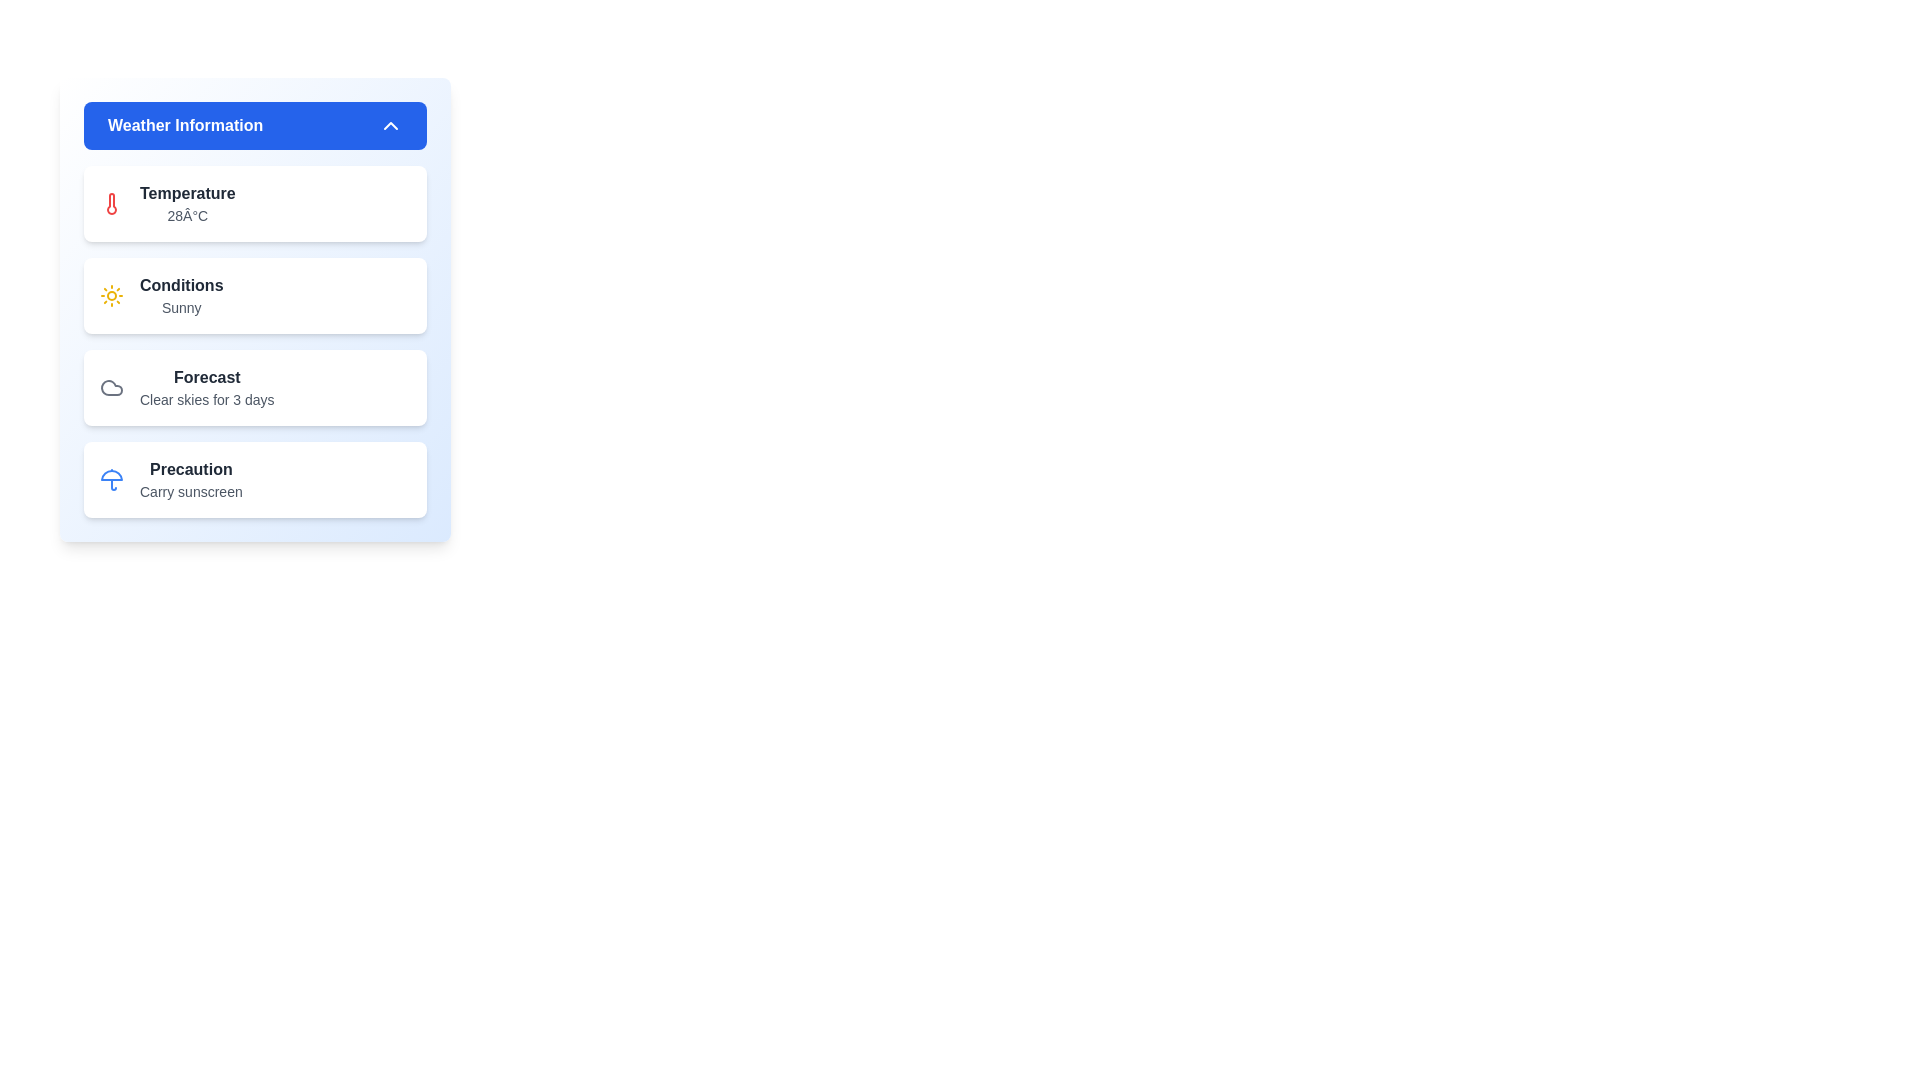  Describe the element at coordinates (110, 388) in the screenshot. I see `the cloud icon located to the left of the 'Forecast' text within the 'Weather Information' card` at that location.